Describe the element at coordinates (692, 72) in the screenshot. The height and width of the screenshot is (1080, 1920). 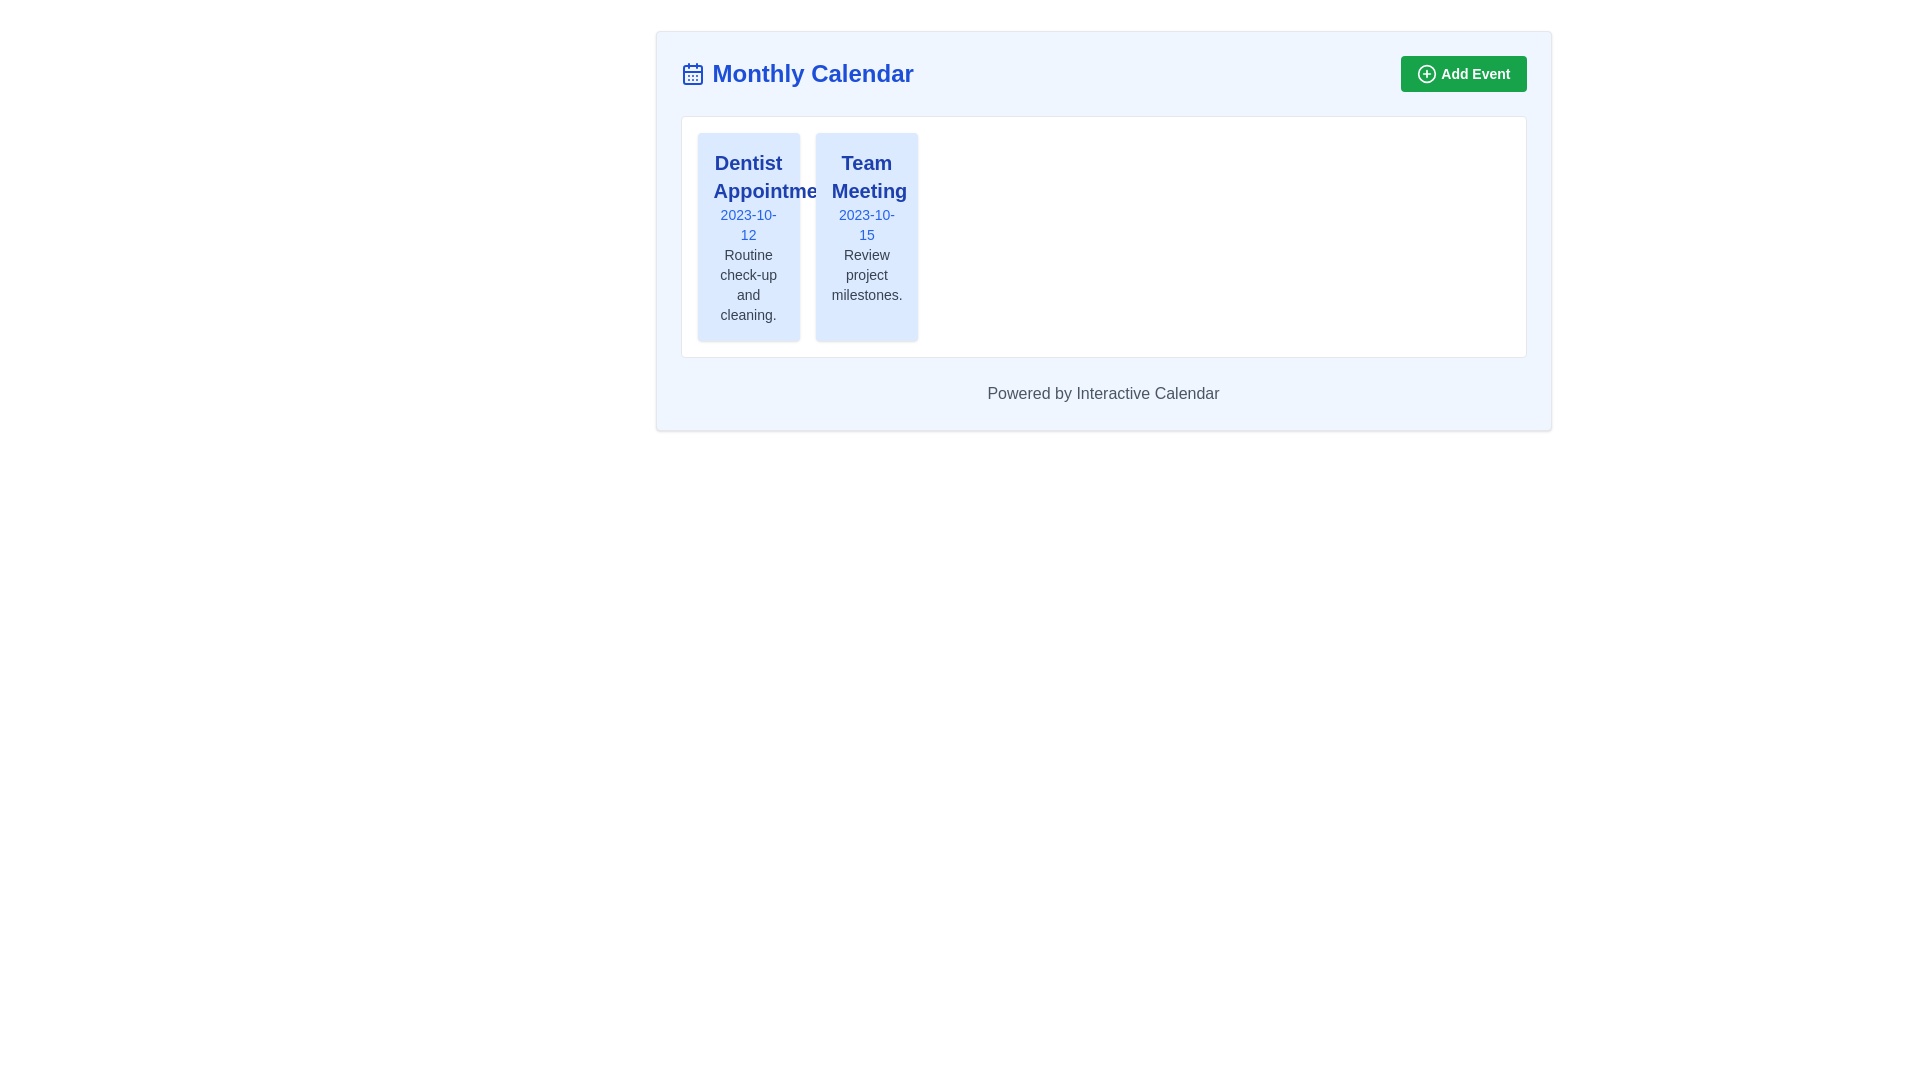
I see `the calendar icon located at the upper-left corner of the 'Monthly Calendar' header section for visual reference` at that location.